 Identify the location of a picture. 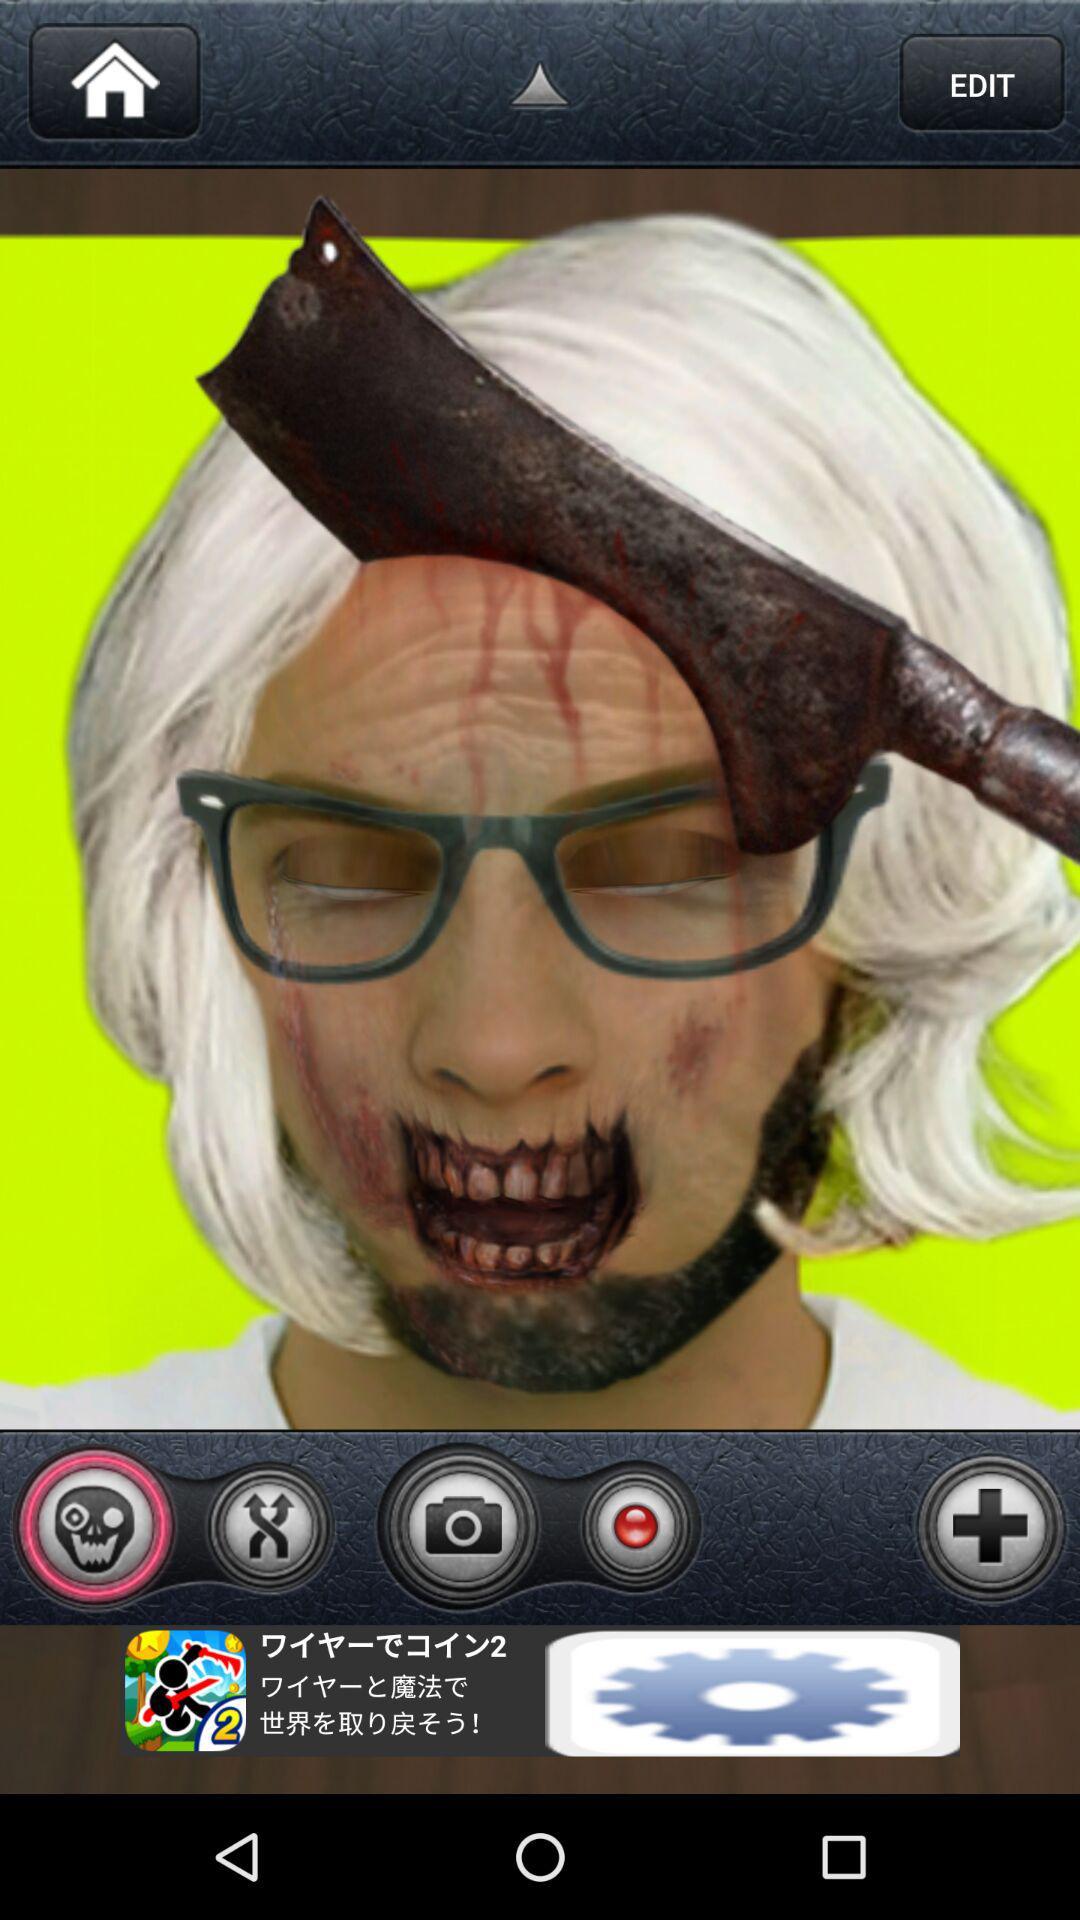
(991, 1526).